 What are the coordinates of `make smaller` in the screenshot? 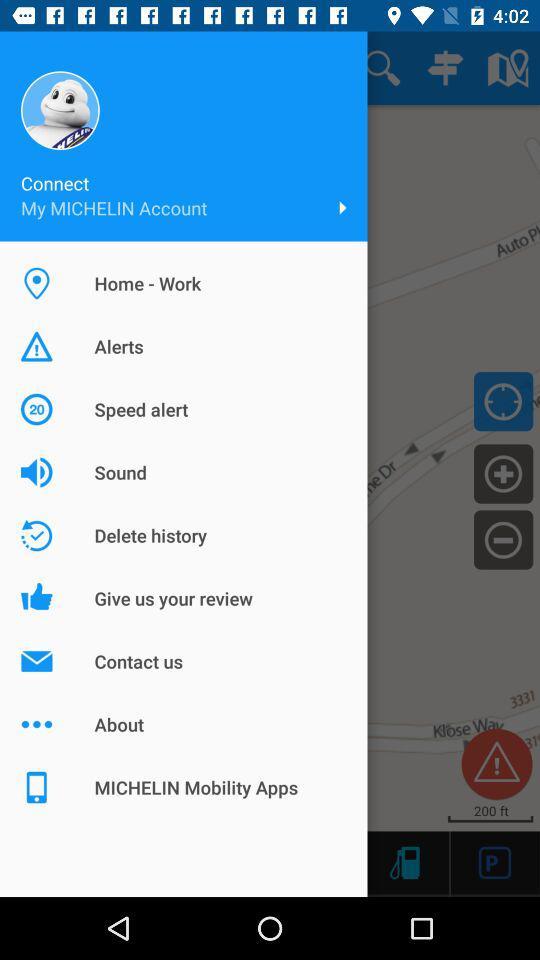 It's located at (502, 538).